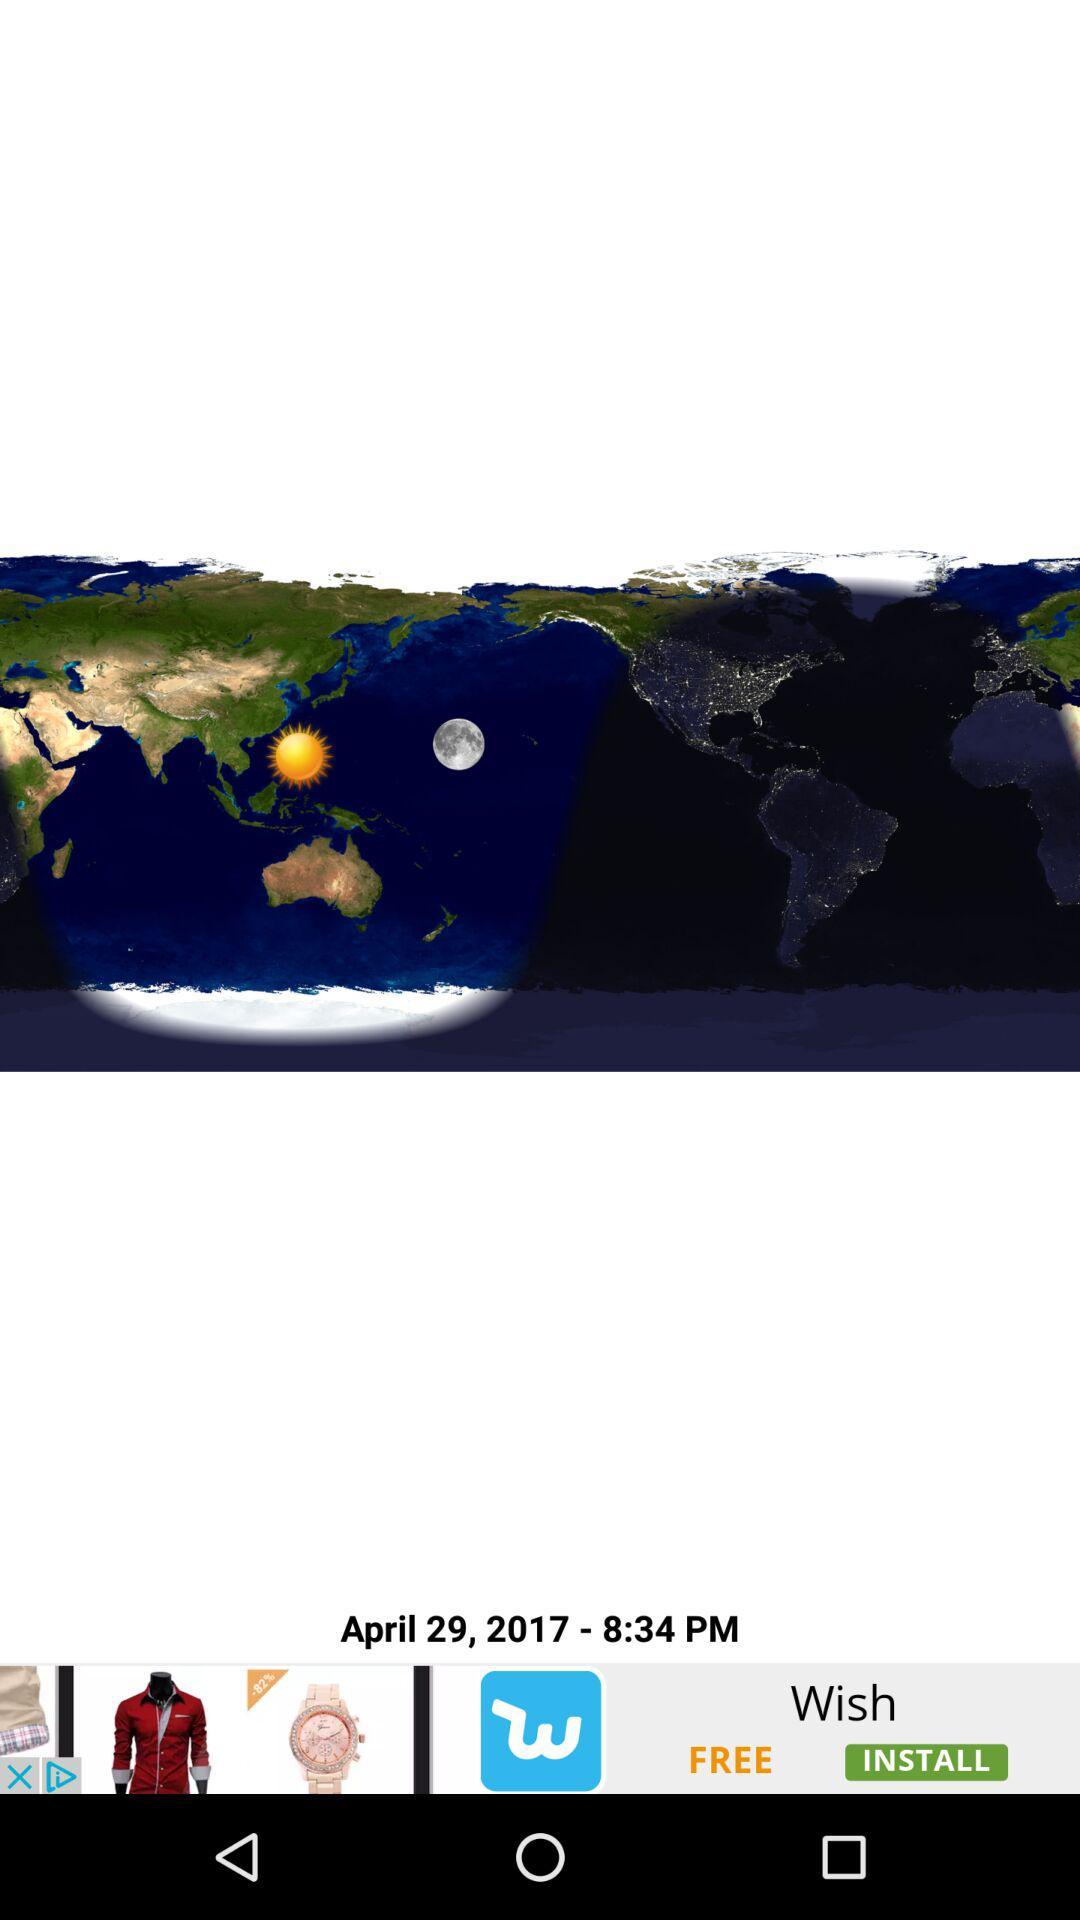 The image size is (1080, 1920). I want to click on advertisement button, so click(540, 1727).